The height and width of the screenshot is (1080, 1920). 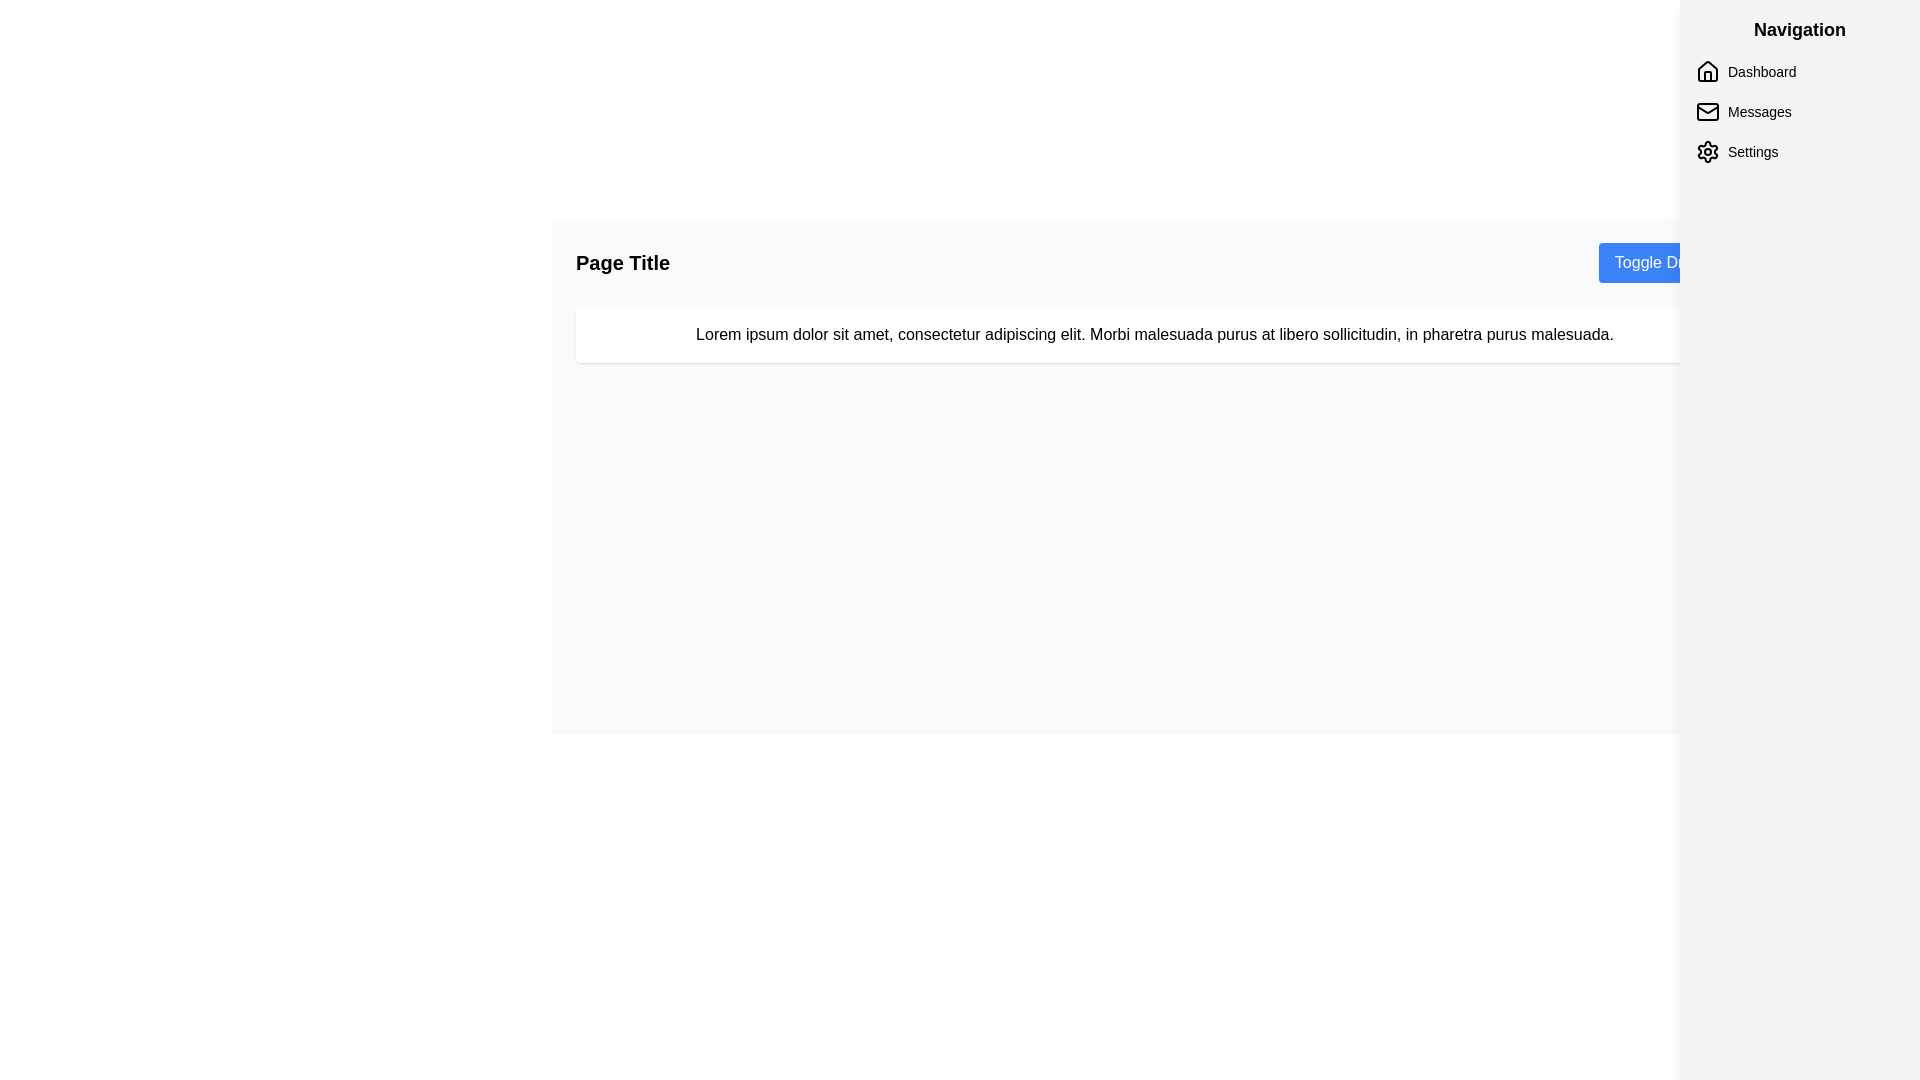 What do you see at coordinates (1707, 71) in the screenshot?
I see `the house icon located in the navigation sidebar, which is positioned left of the text 'Dashboard'` at bounding box center [1707, 71].